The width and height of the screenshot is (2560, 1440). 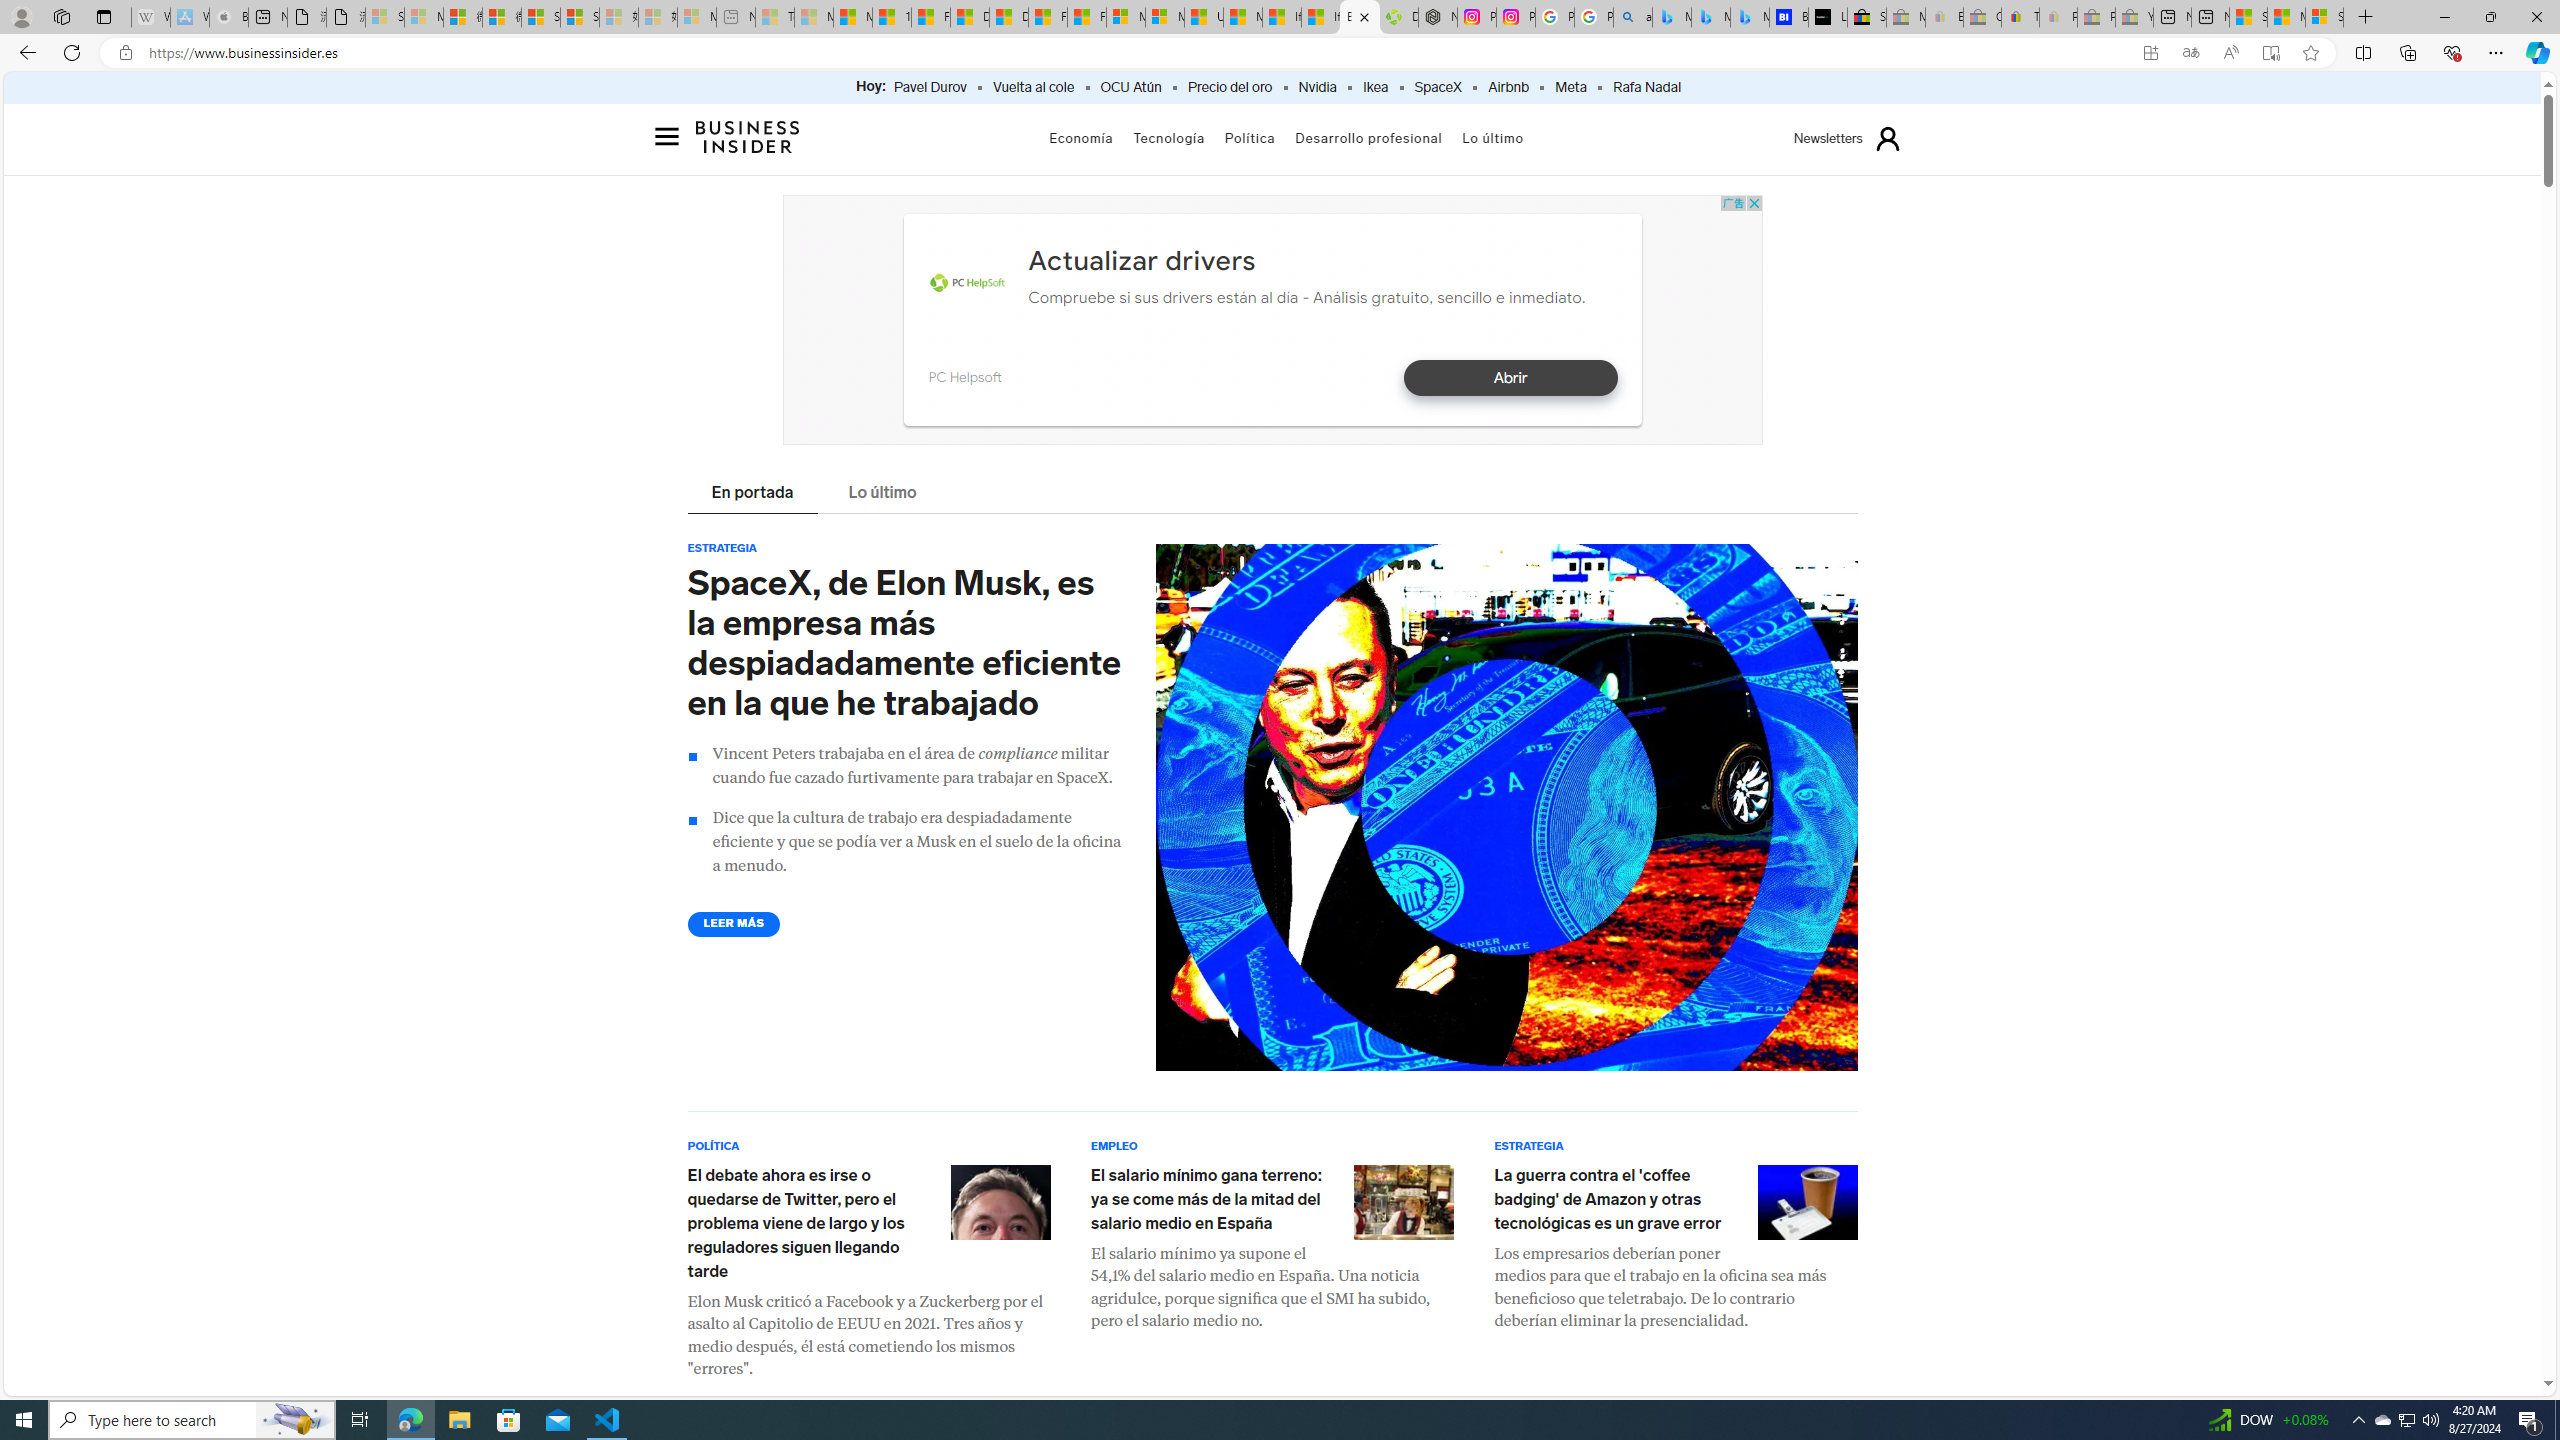 I want to click on 'Payments Terms of Use | eBay.com - Sleeping', so click(x=2058, y=16).